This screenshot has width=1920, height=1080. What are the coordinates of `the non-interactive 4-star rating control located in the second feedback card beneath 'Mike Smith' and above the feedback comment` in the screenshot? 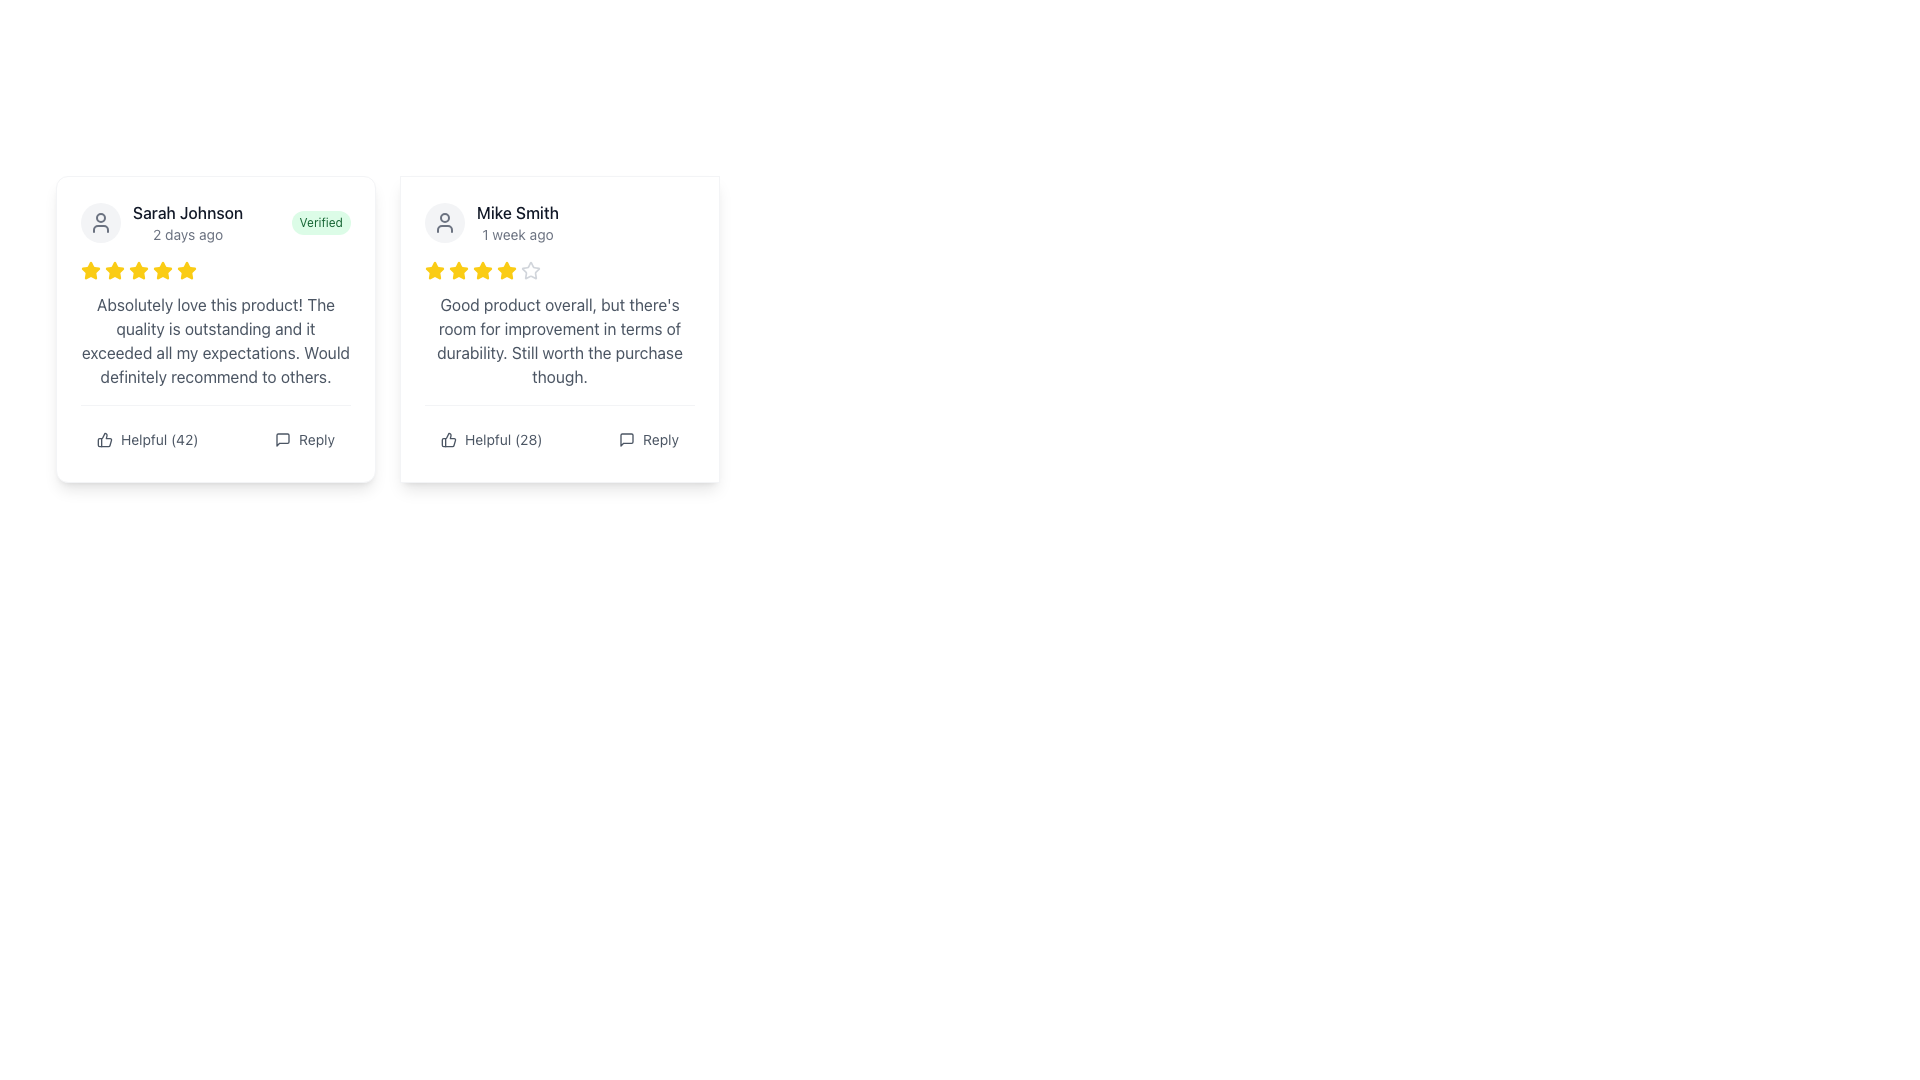 It's located at (560, 270).